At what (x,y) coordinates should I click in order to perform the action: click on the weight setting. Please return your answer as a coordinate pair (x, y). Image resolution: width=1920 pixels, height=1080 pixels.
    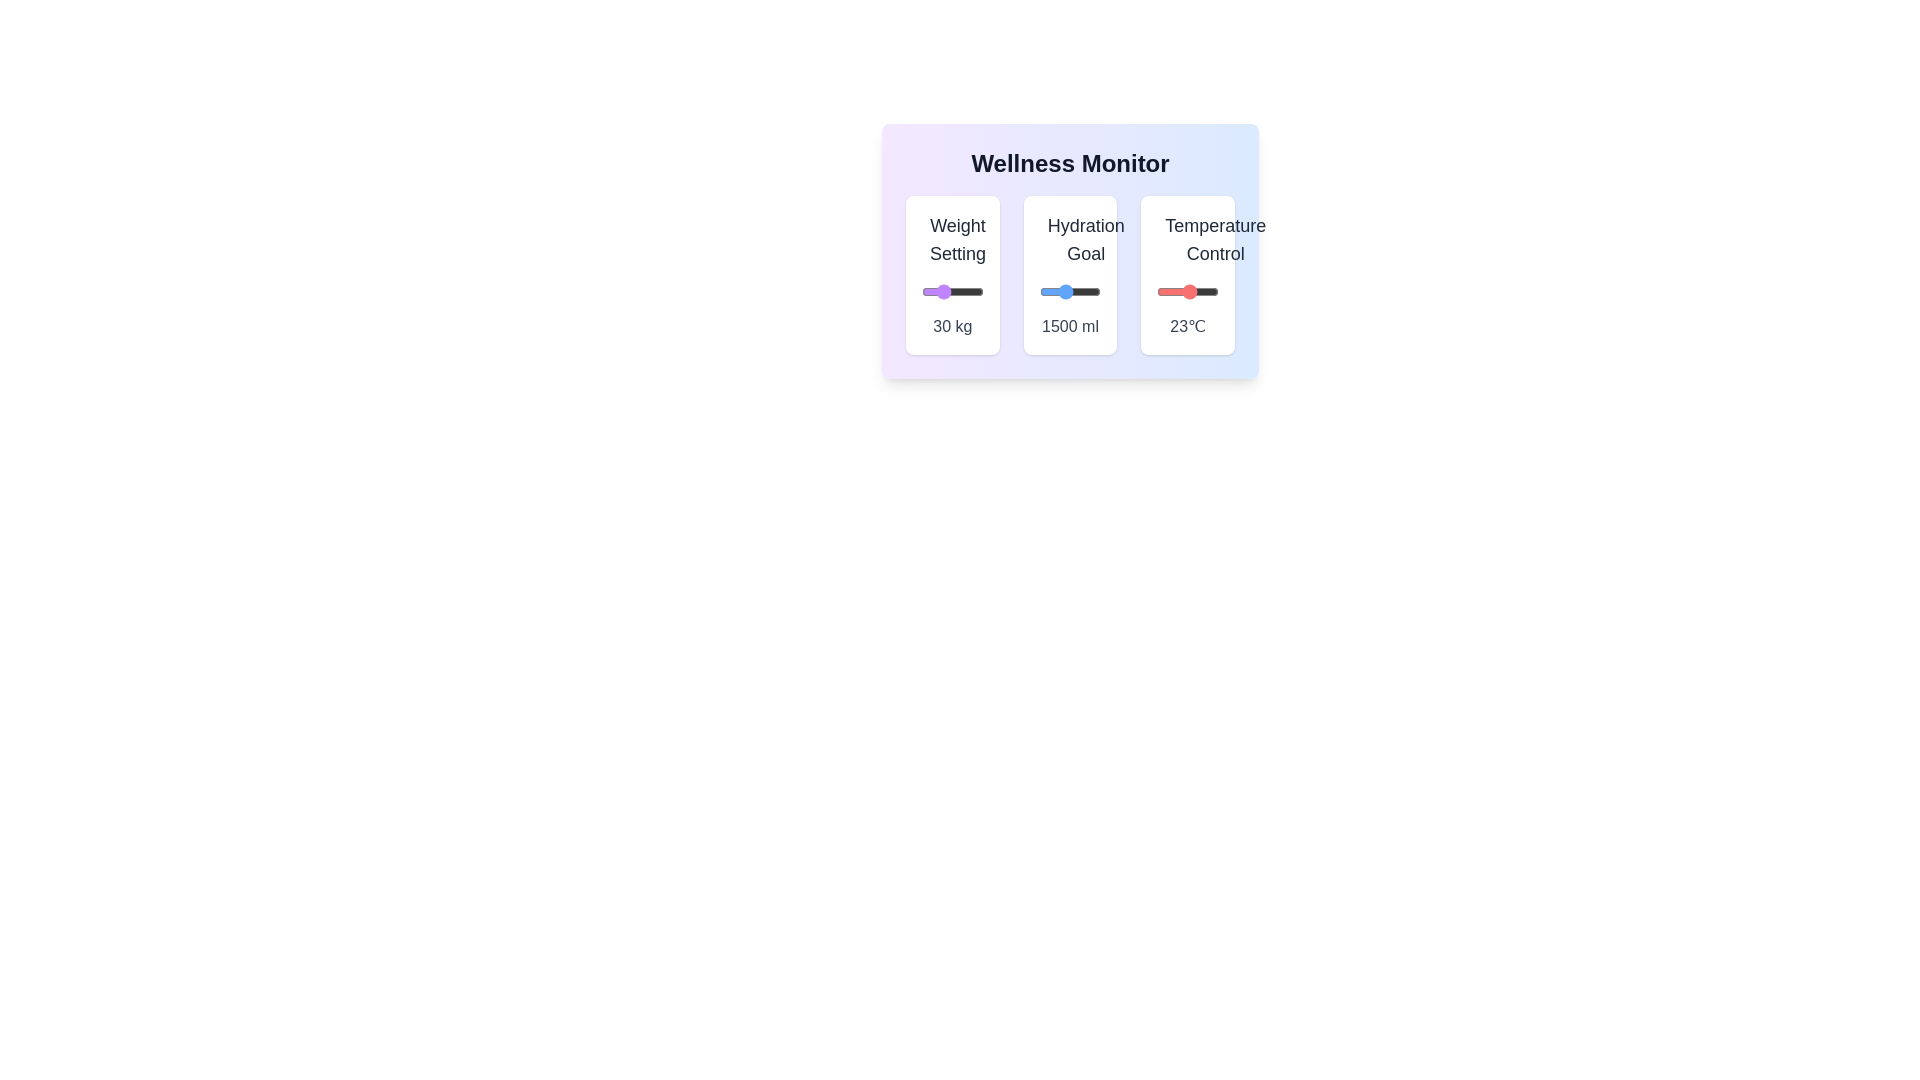
    Looking at the image, I should click on (977, 292).